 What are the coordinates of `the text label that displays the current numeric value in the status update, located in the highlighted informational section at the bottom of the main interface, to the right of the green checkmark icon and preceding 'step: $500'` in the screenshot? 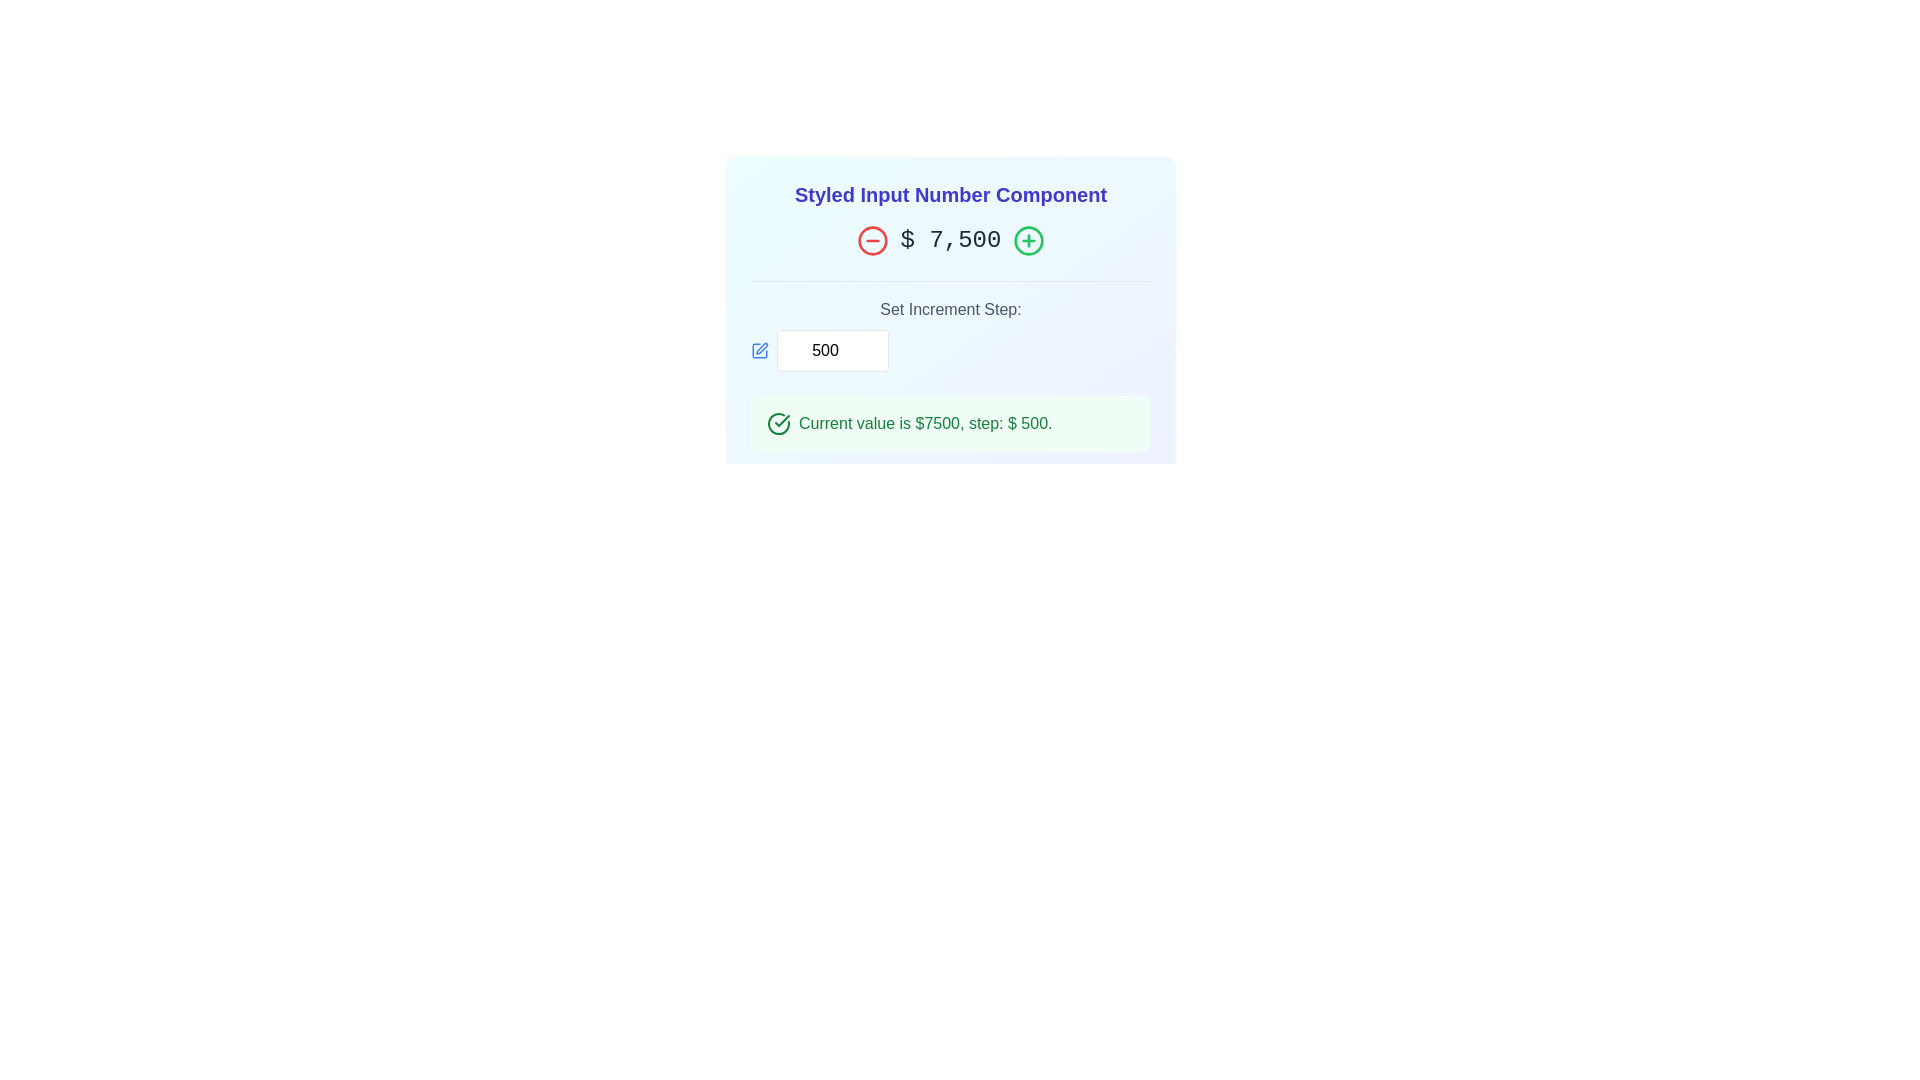 It's located at (941, 423).